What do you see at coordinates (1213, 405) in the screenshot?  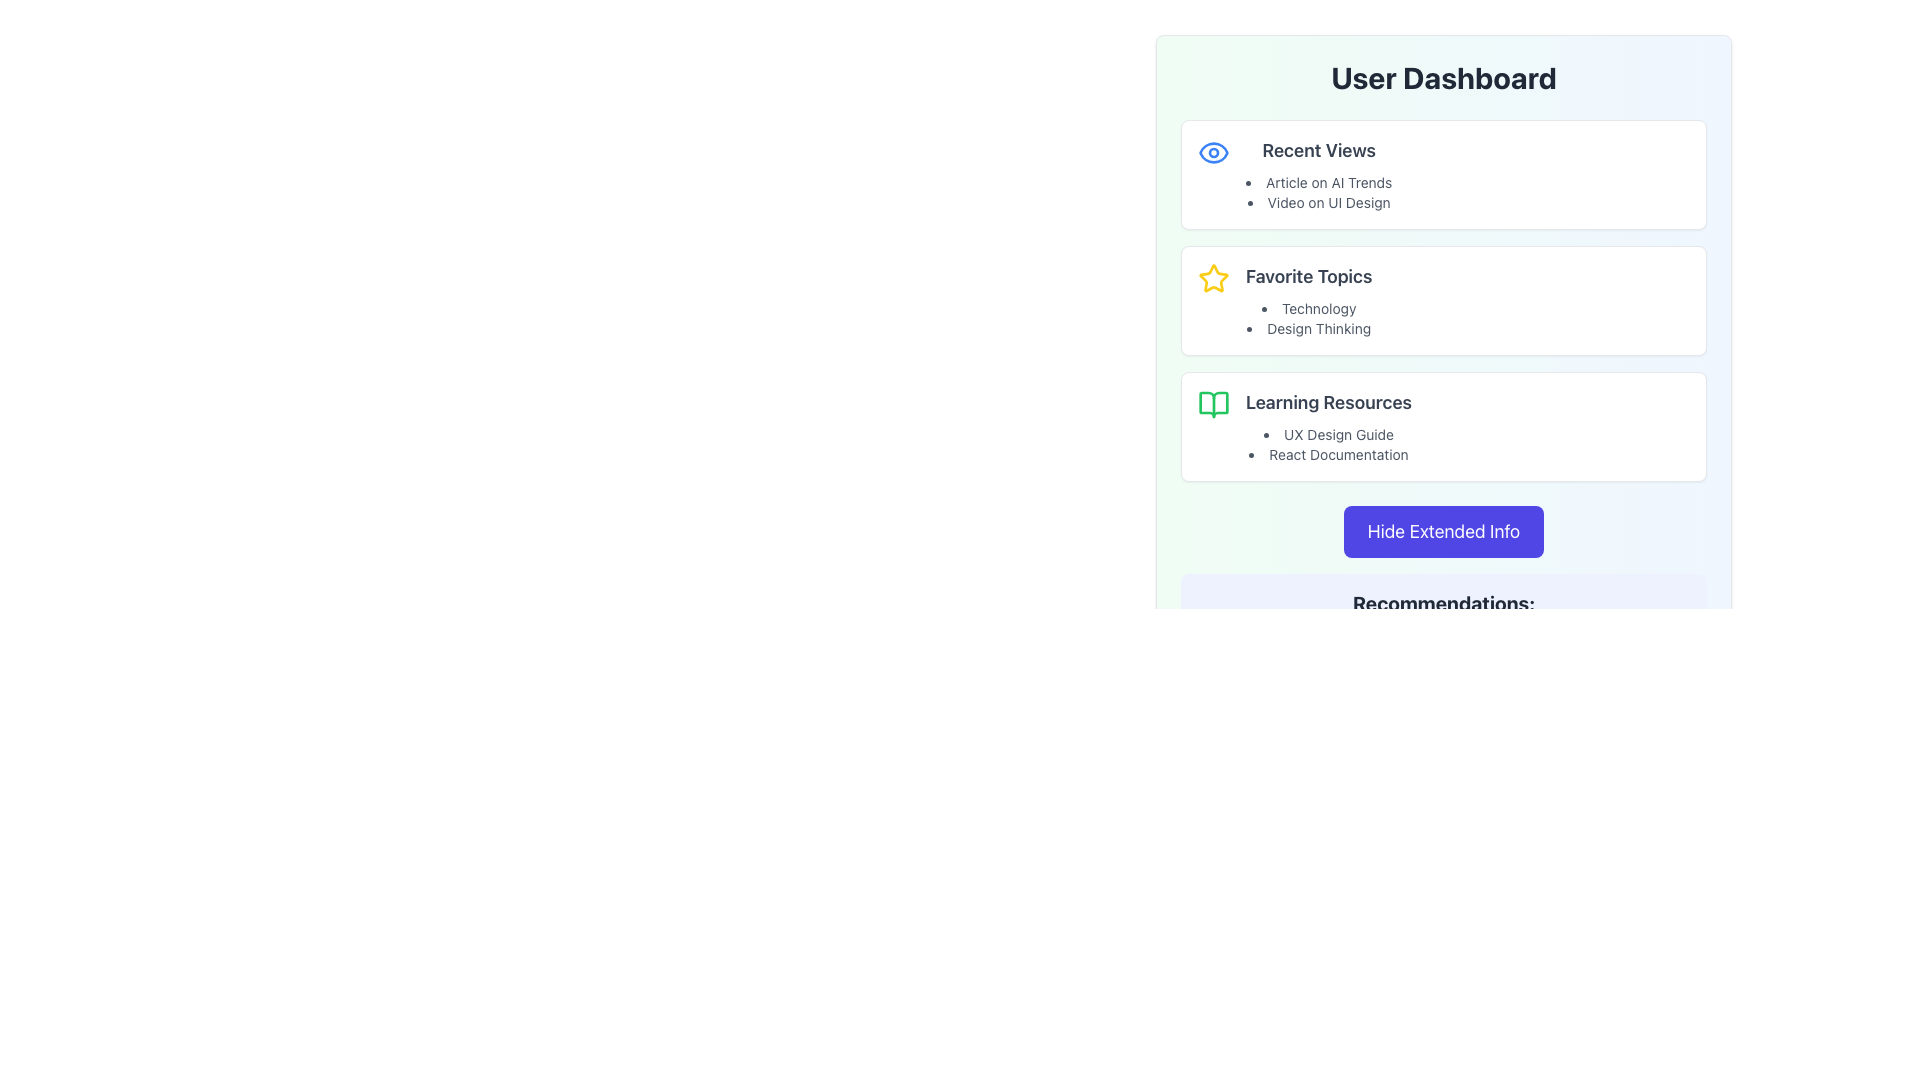 I see `the icon representing the 'Learning Resources' section located in the upper left of the User Dashboard, adjacent to the text 'Learning Resources'` at bounding box center [1213, 405].